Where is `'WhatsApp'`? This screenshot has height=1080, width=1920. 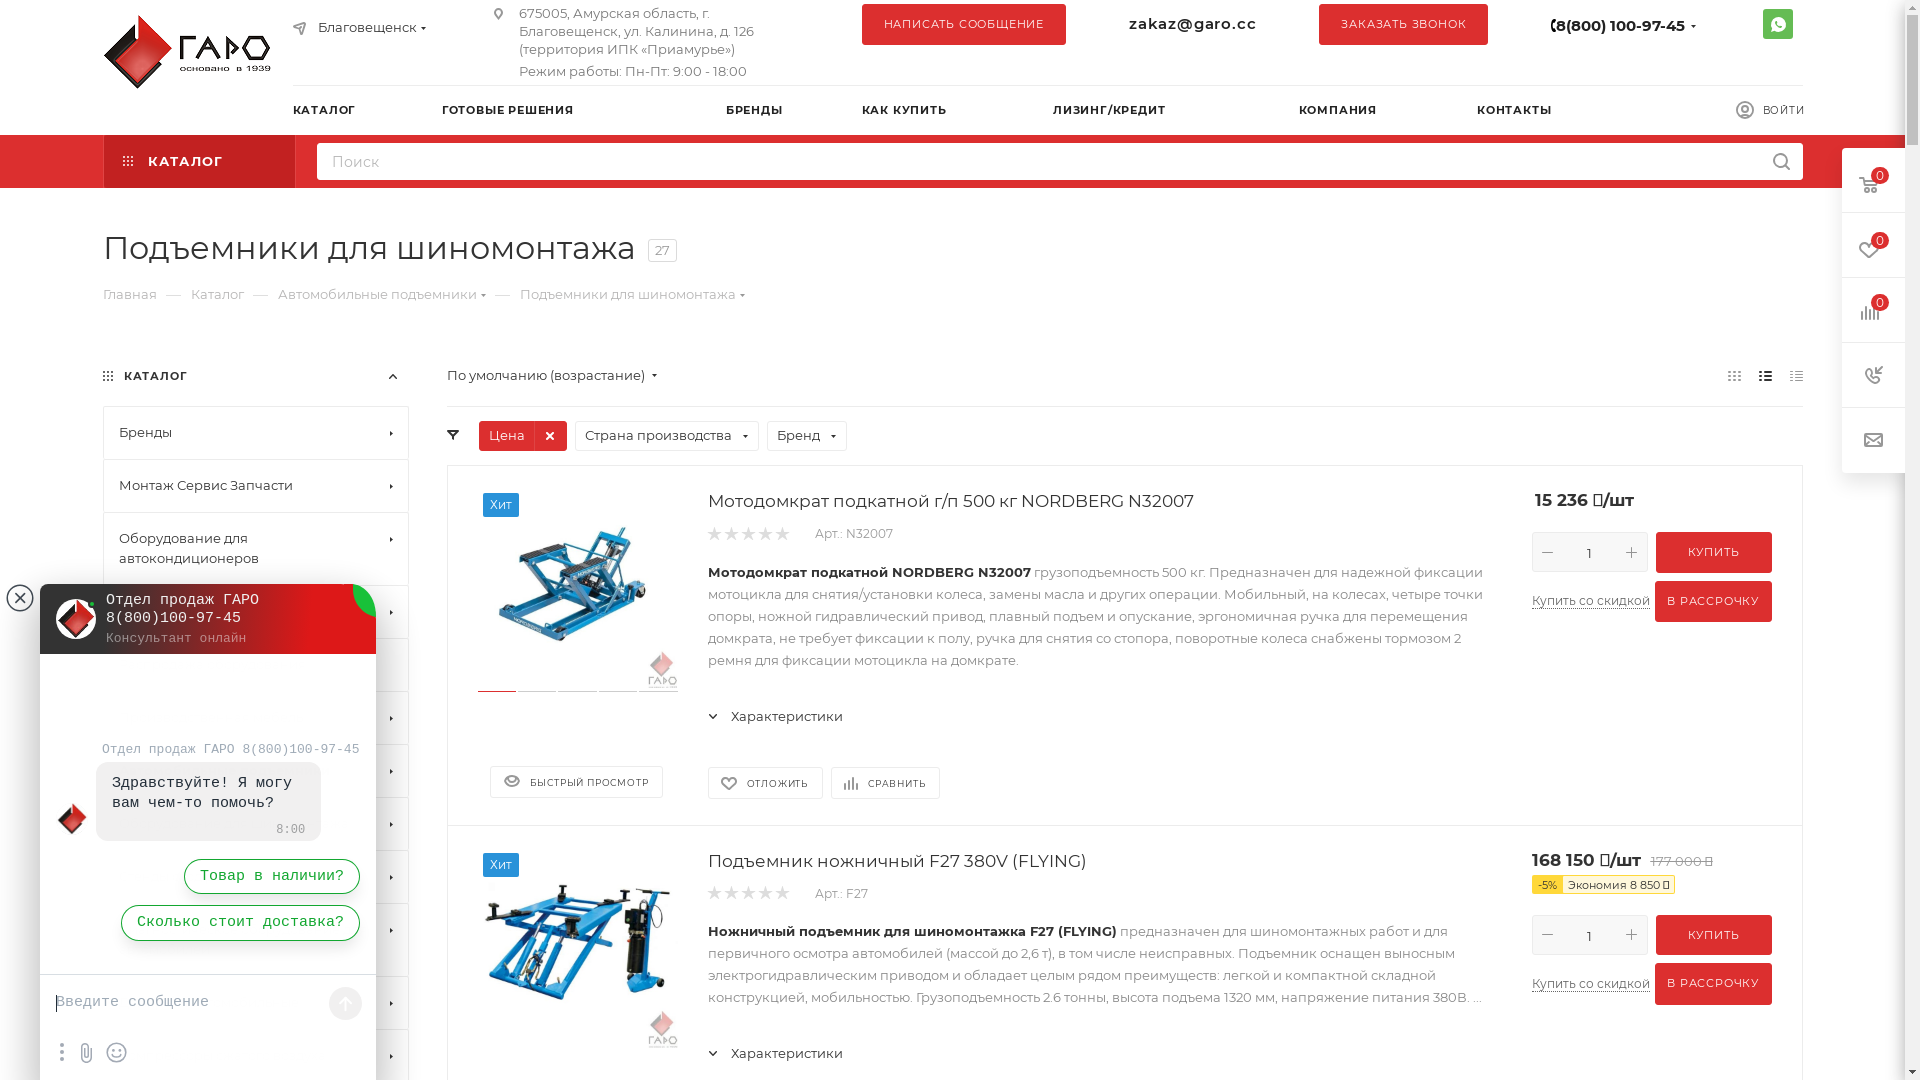 'WhatsApp' is located at coordinates (1761, 23).